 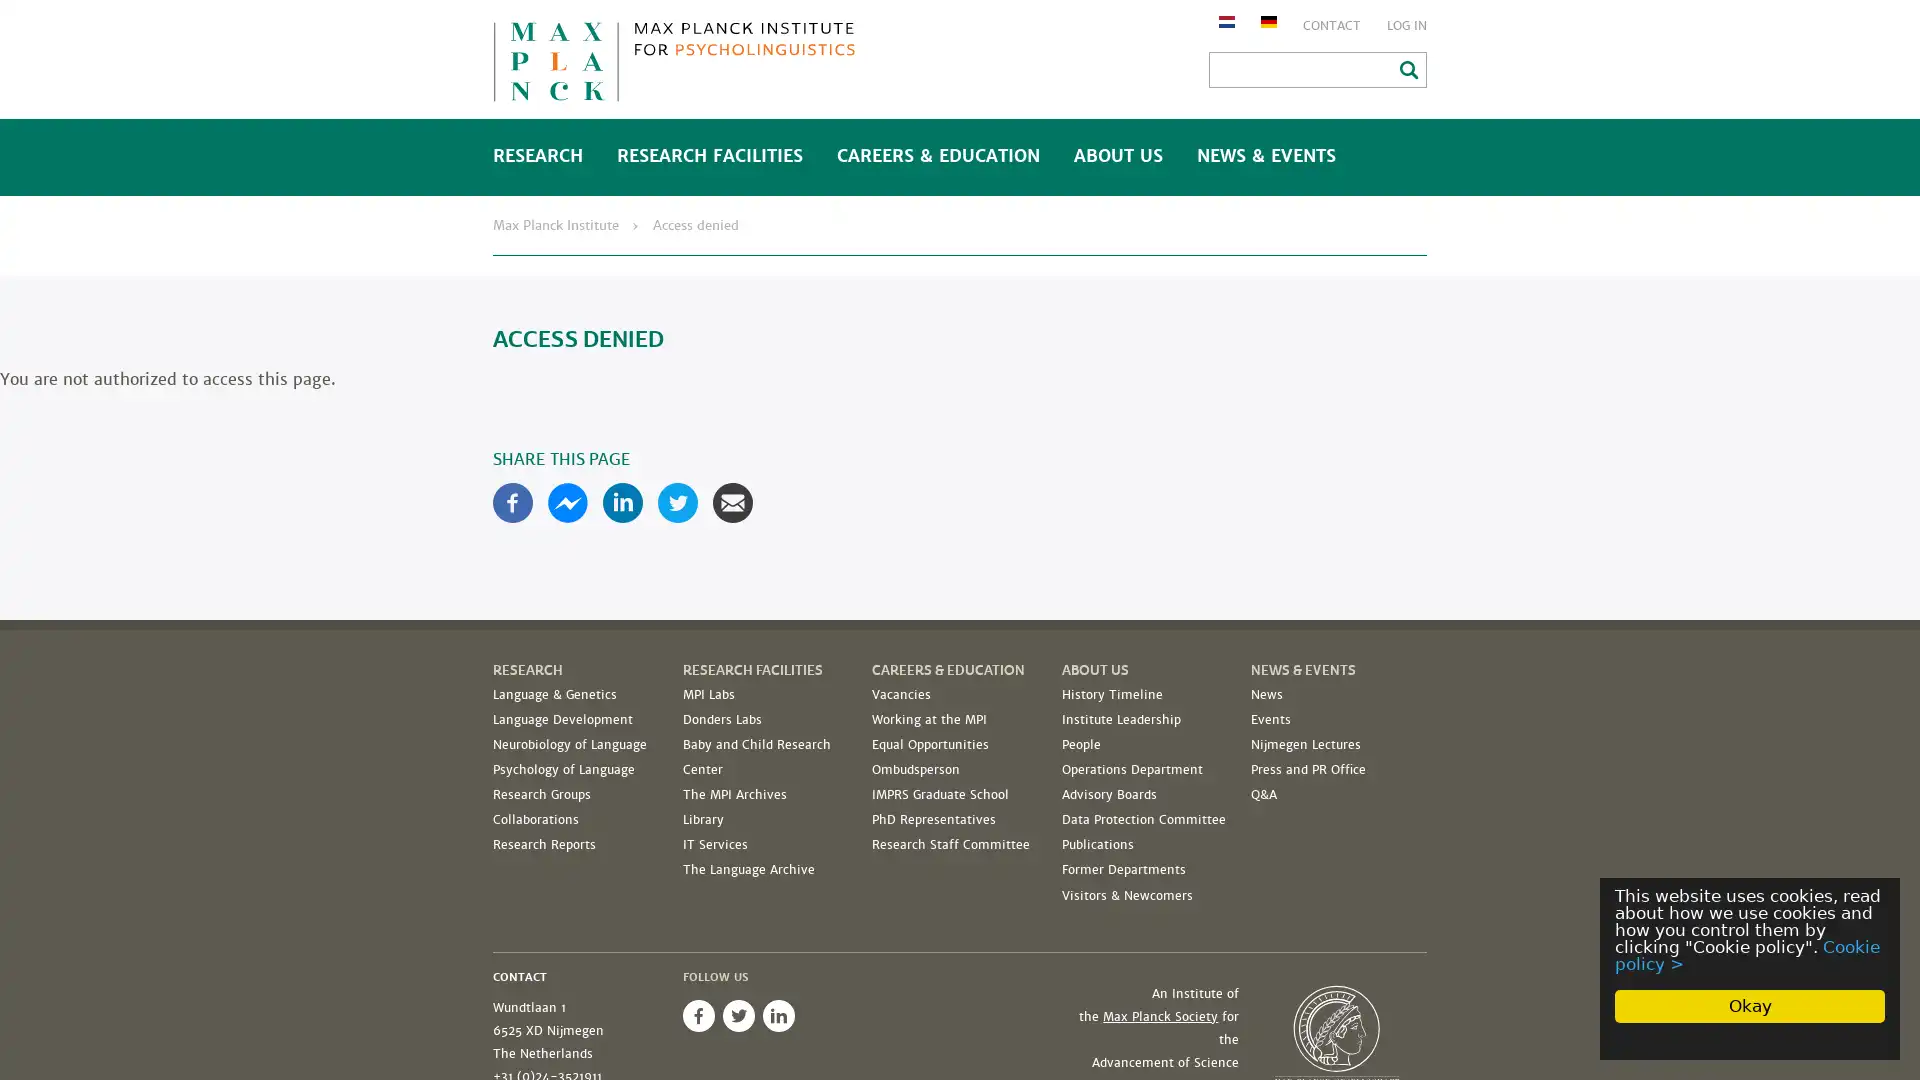 What do you see at coordinates (1405, 68) in the screenshot?
I see `Search` at bounding box center [1405, 68].